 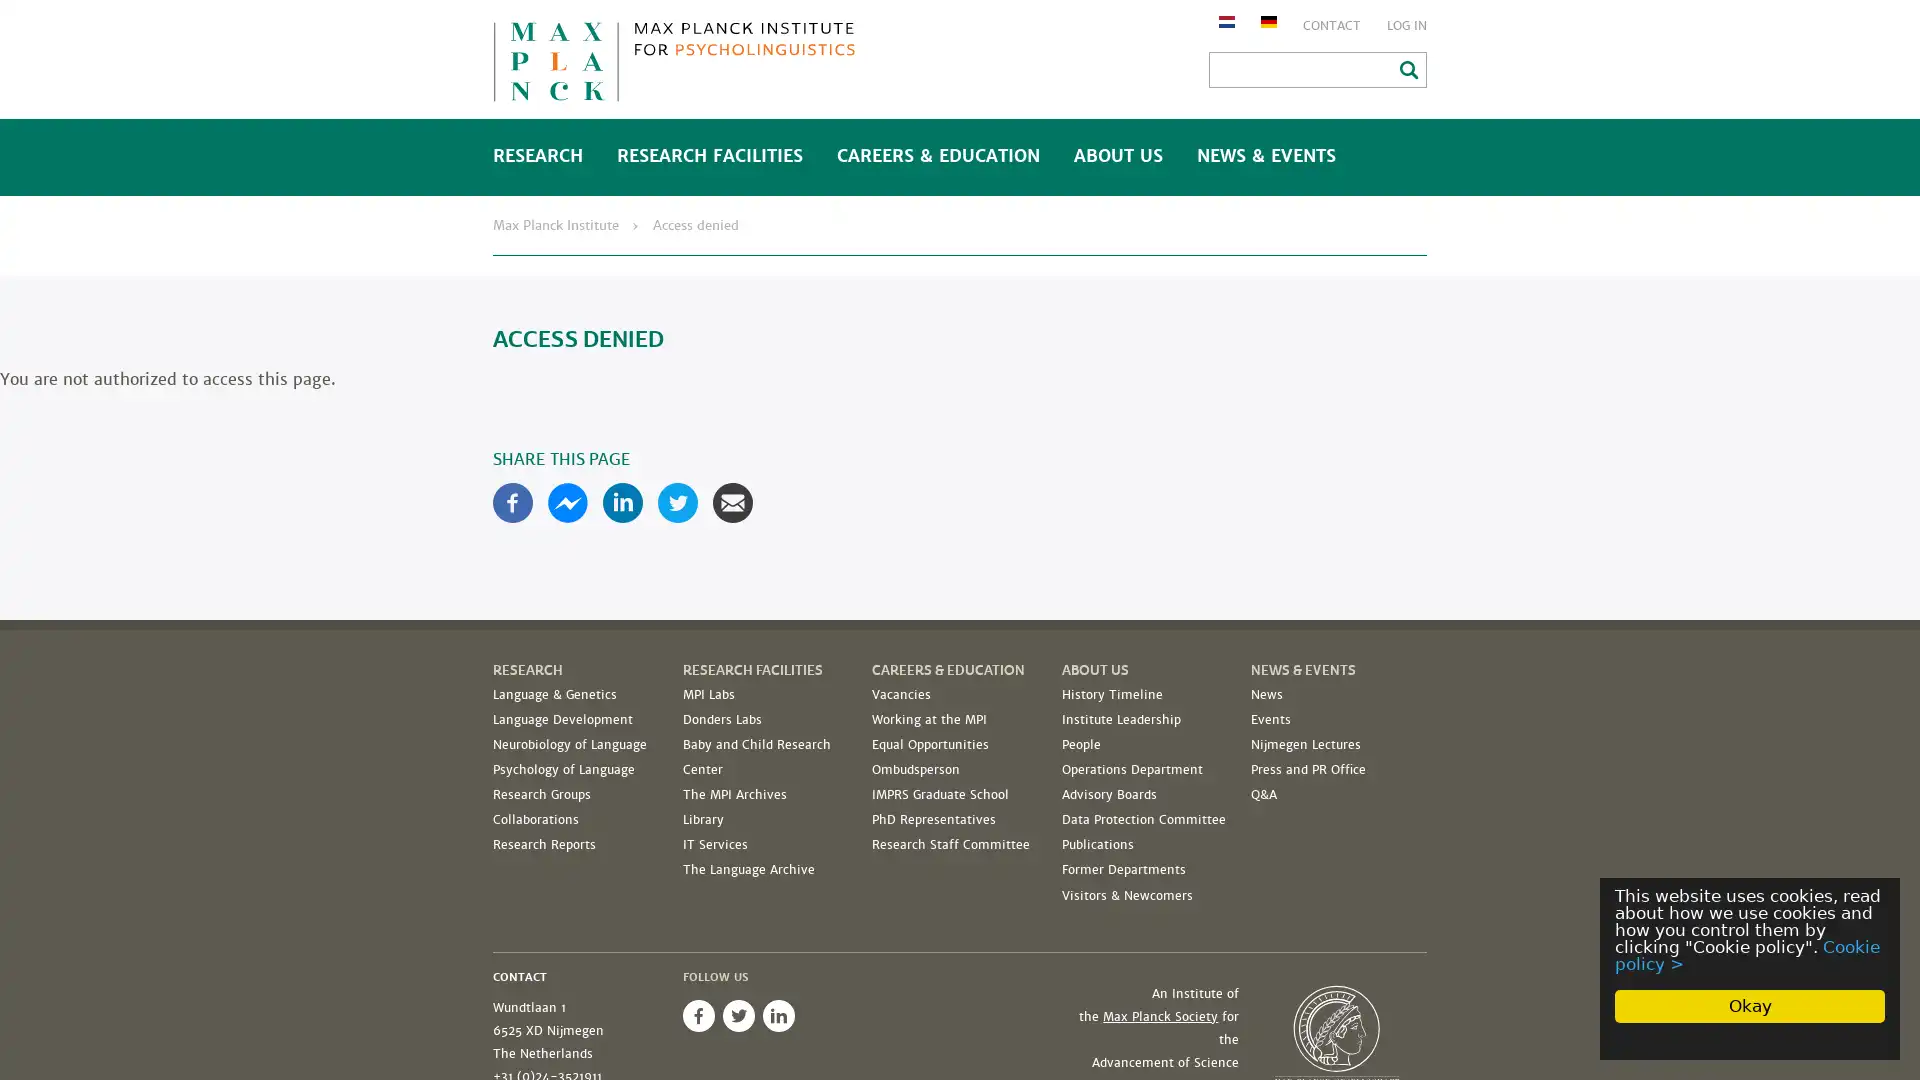 What do you see at coordinates (1405, 68) in the screenshot?
I see `Search` at bounding box center [1405, 68].